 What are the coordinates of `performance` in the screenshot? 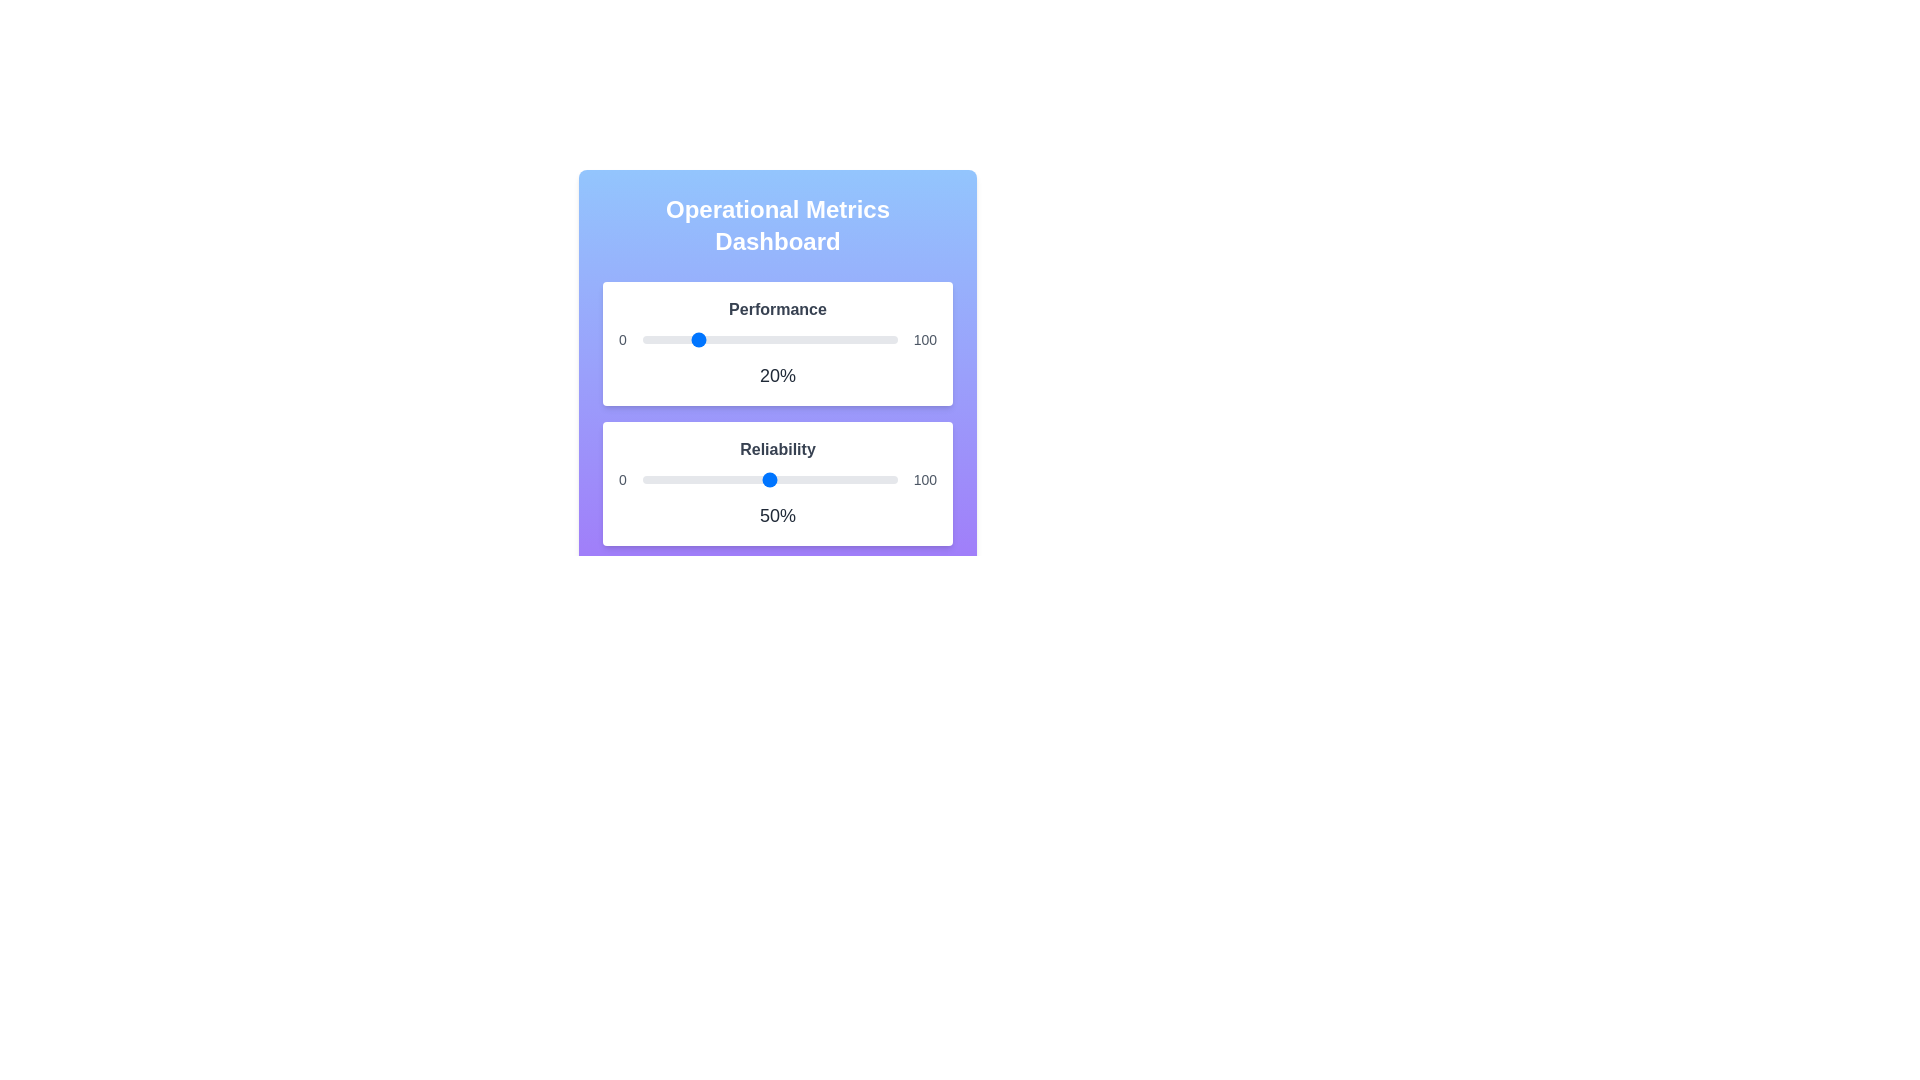 It's located at (683, 338).